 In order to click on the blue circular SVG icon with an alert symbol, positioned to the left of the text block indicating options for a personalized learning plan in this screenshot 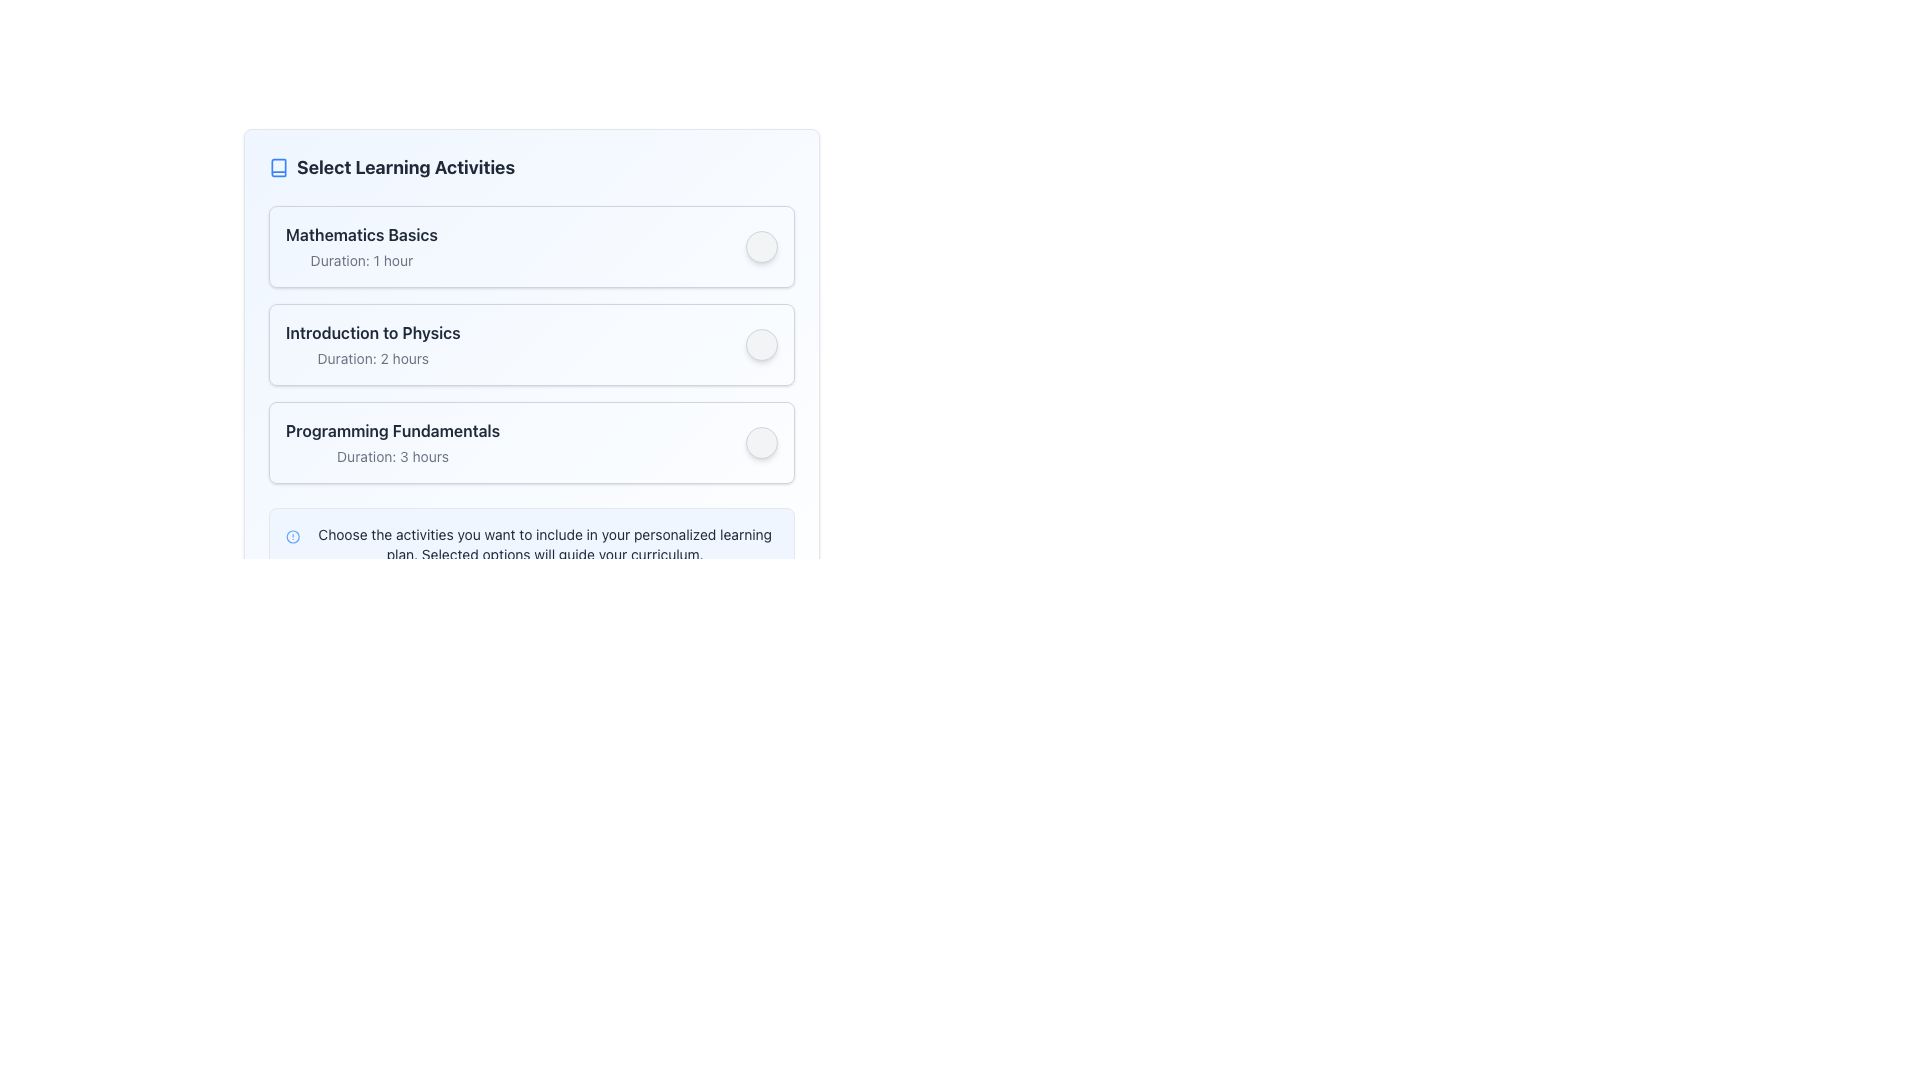, I will do `click(292, 535)`.